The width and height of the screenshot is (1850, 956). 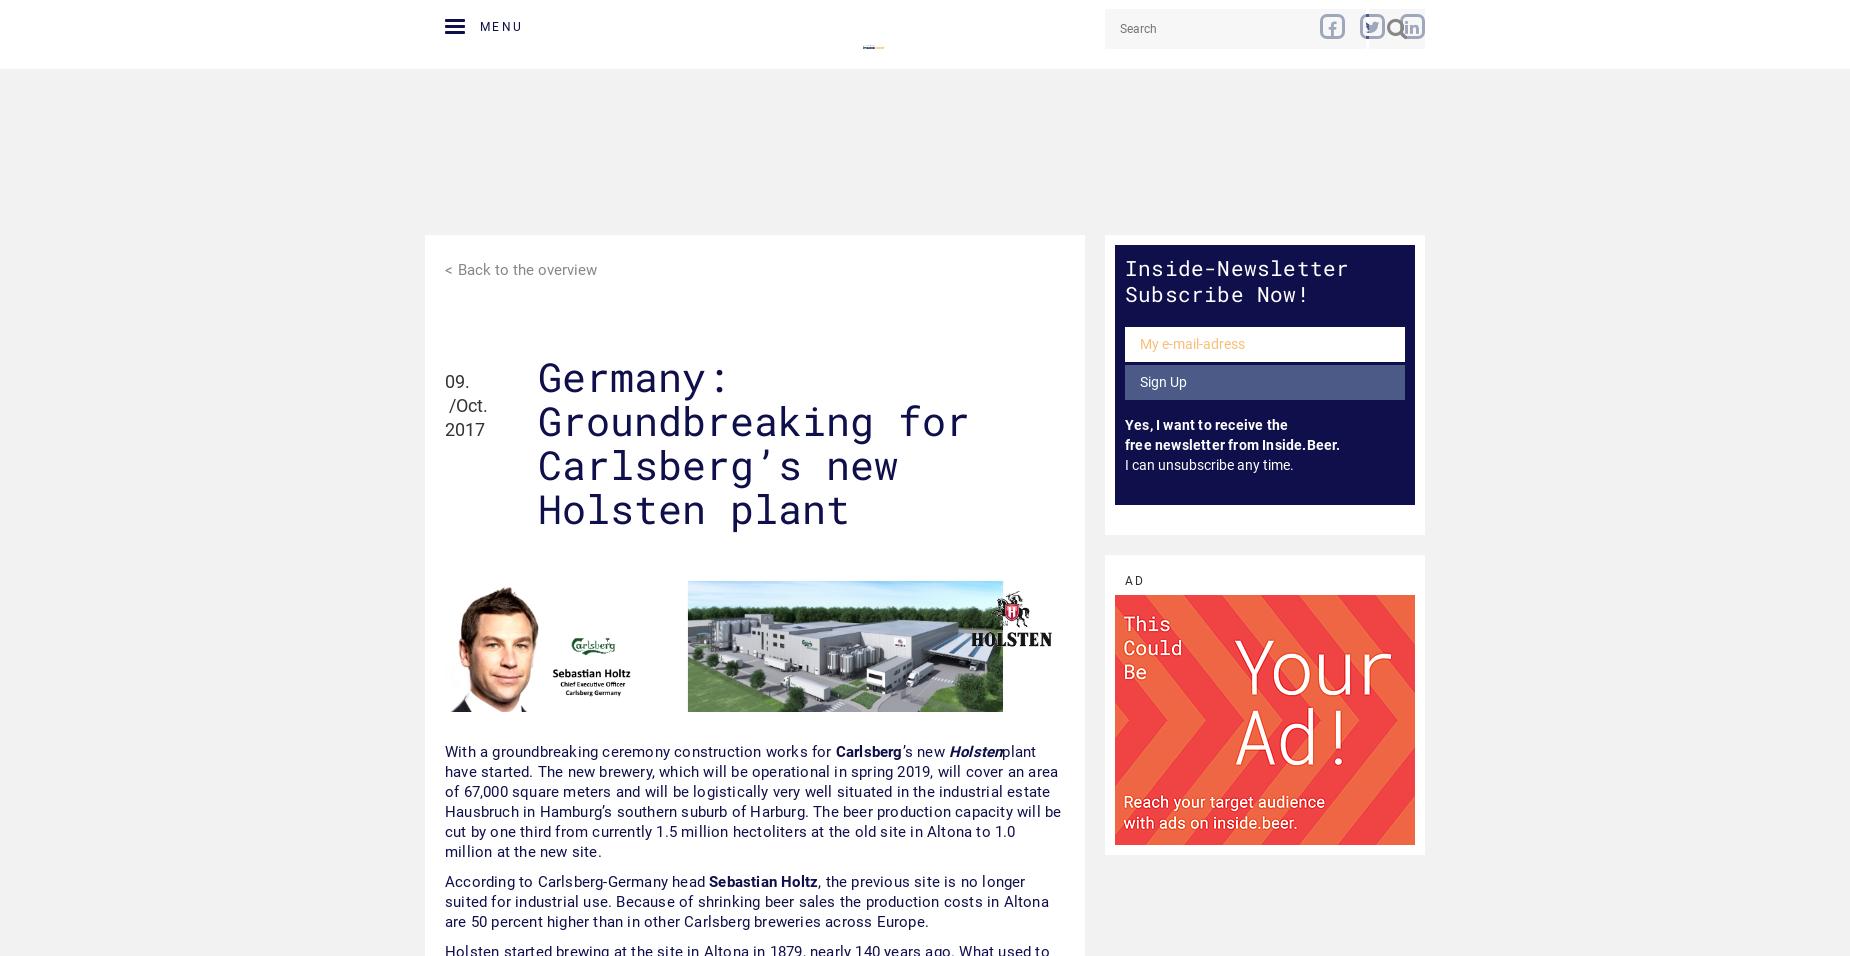 I want to click on 'Sebastian Holtz', so click(x=708, y=880).